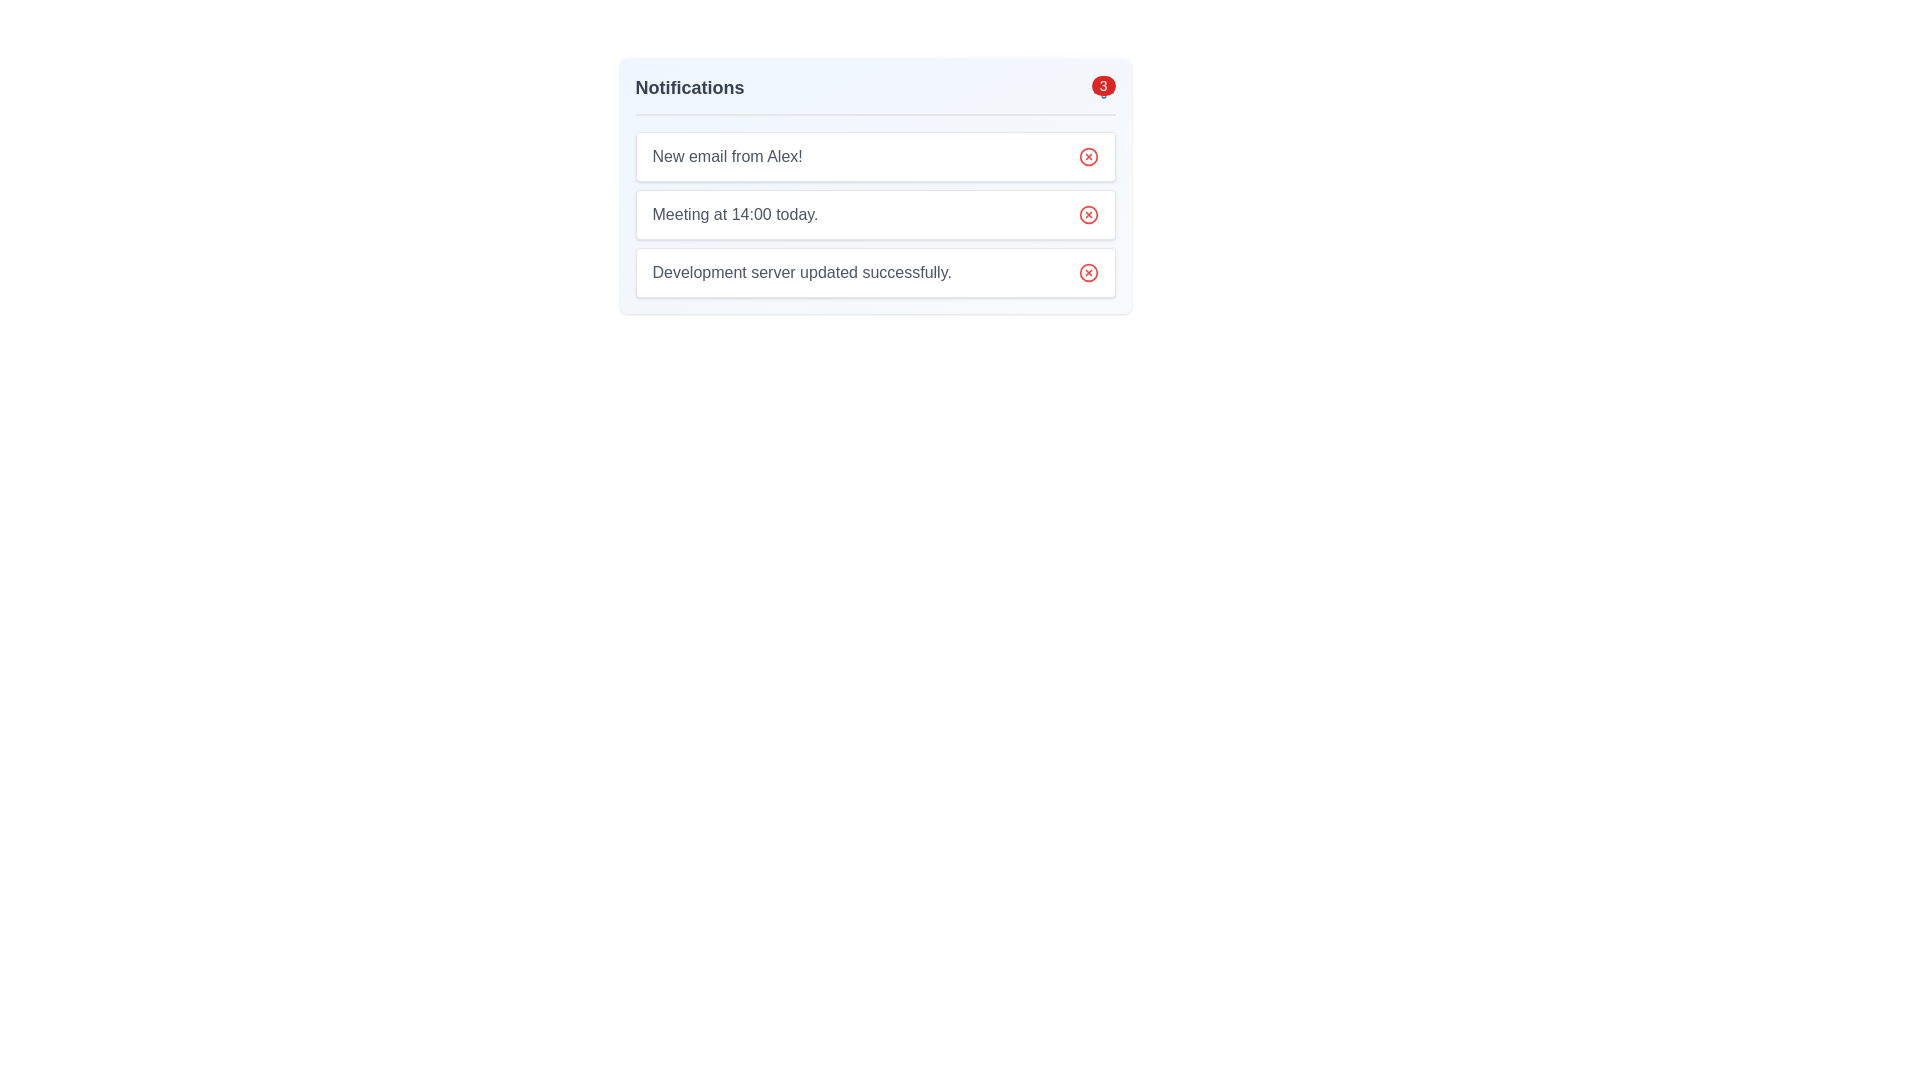  Describe the element at coordinates (1087, 156) in the screenshot. I see `the delete button for the notification entry containing the text 'New email from Alex!' to trigger its hover state` at that location.